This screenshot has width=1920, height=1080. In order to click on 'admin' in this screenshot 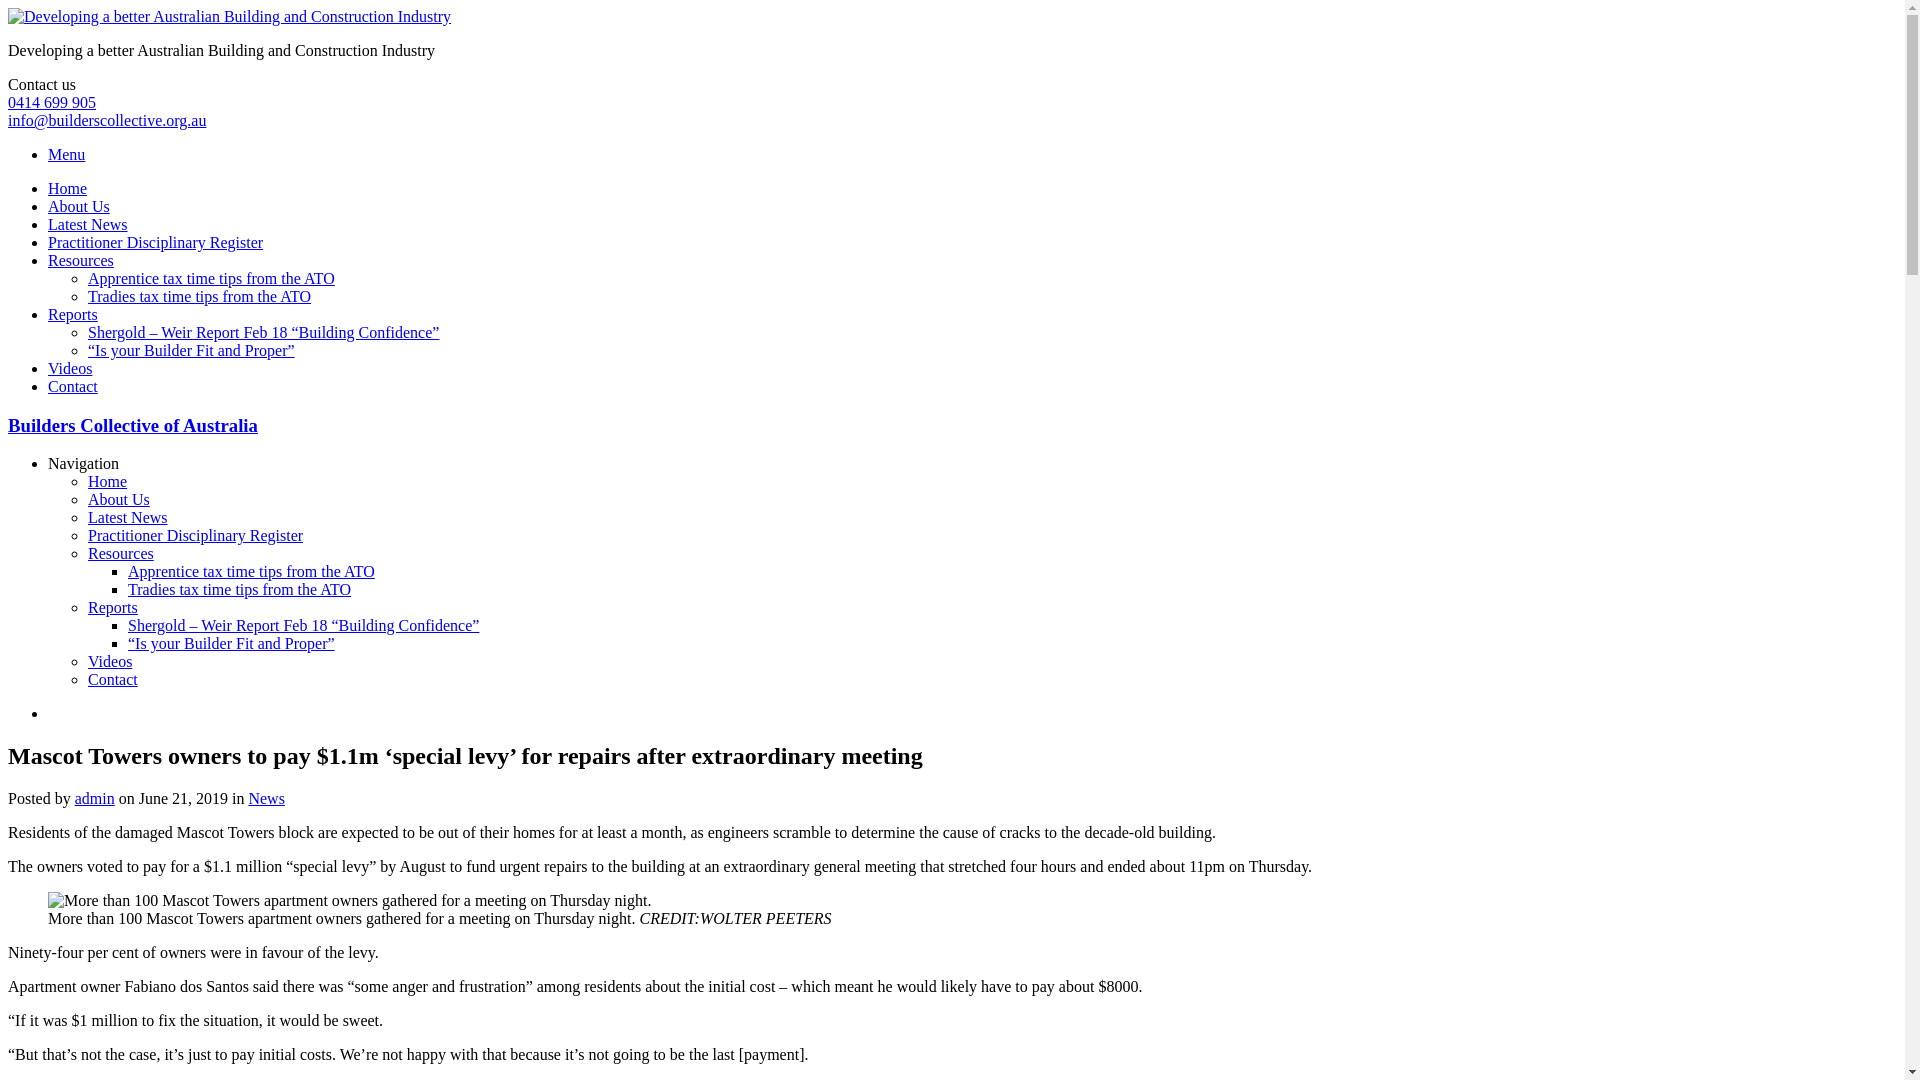, I will do `click(94, 797)`.